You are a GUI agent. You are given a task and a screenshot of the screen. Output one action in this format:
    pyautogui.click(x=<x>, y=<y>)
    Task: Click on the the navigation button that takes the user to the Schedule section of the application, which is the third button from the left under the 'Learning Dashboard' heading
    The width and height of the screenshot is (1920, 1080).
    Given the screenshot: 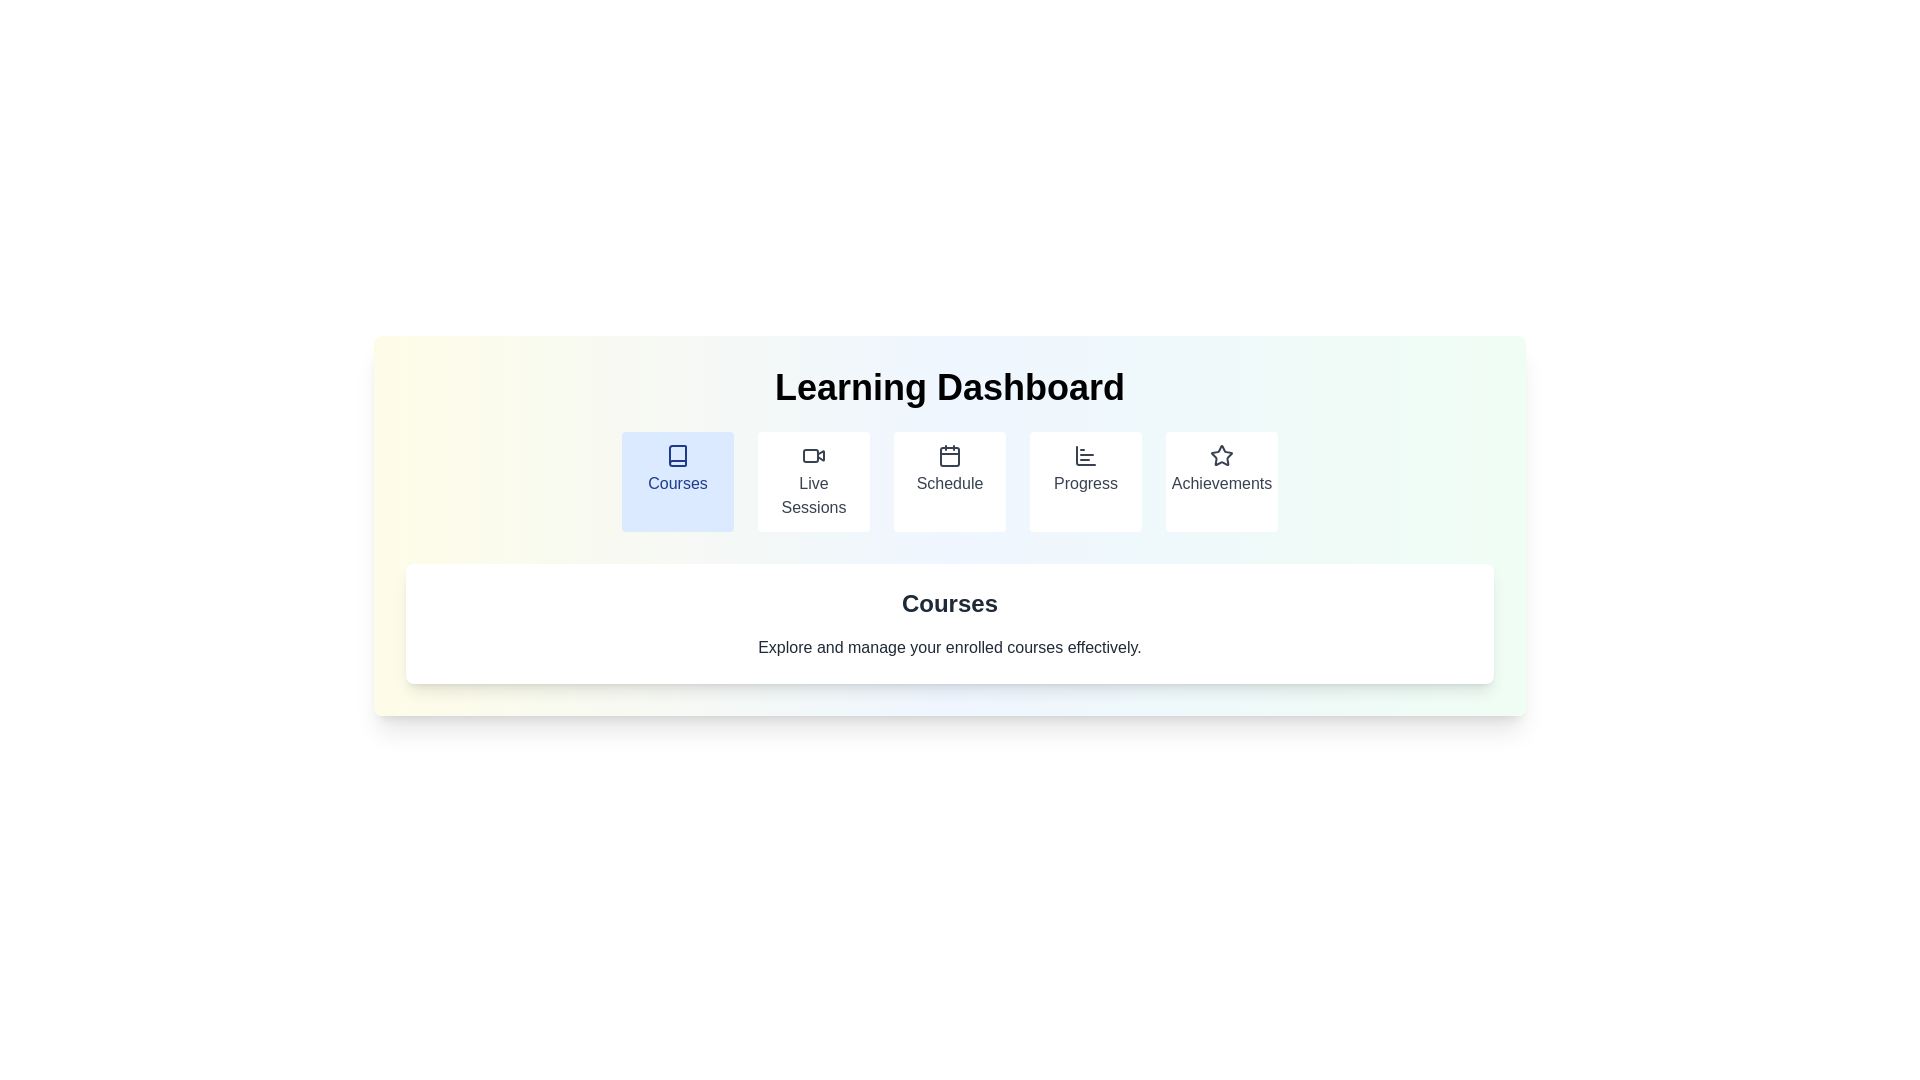 What is the action you would take?
    pyautogui.click(x=949, y=482)
    